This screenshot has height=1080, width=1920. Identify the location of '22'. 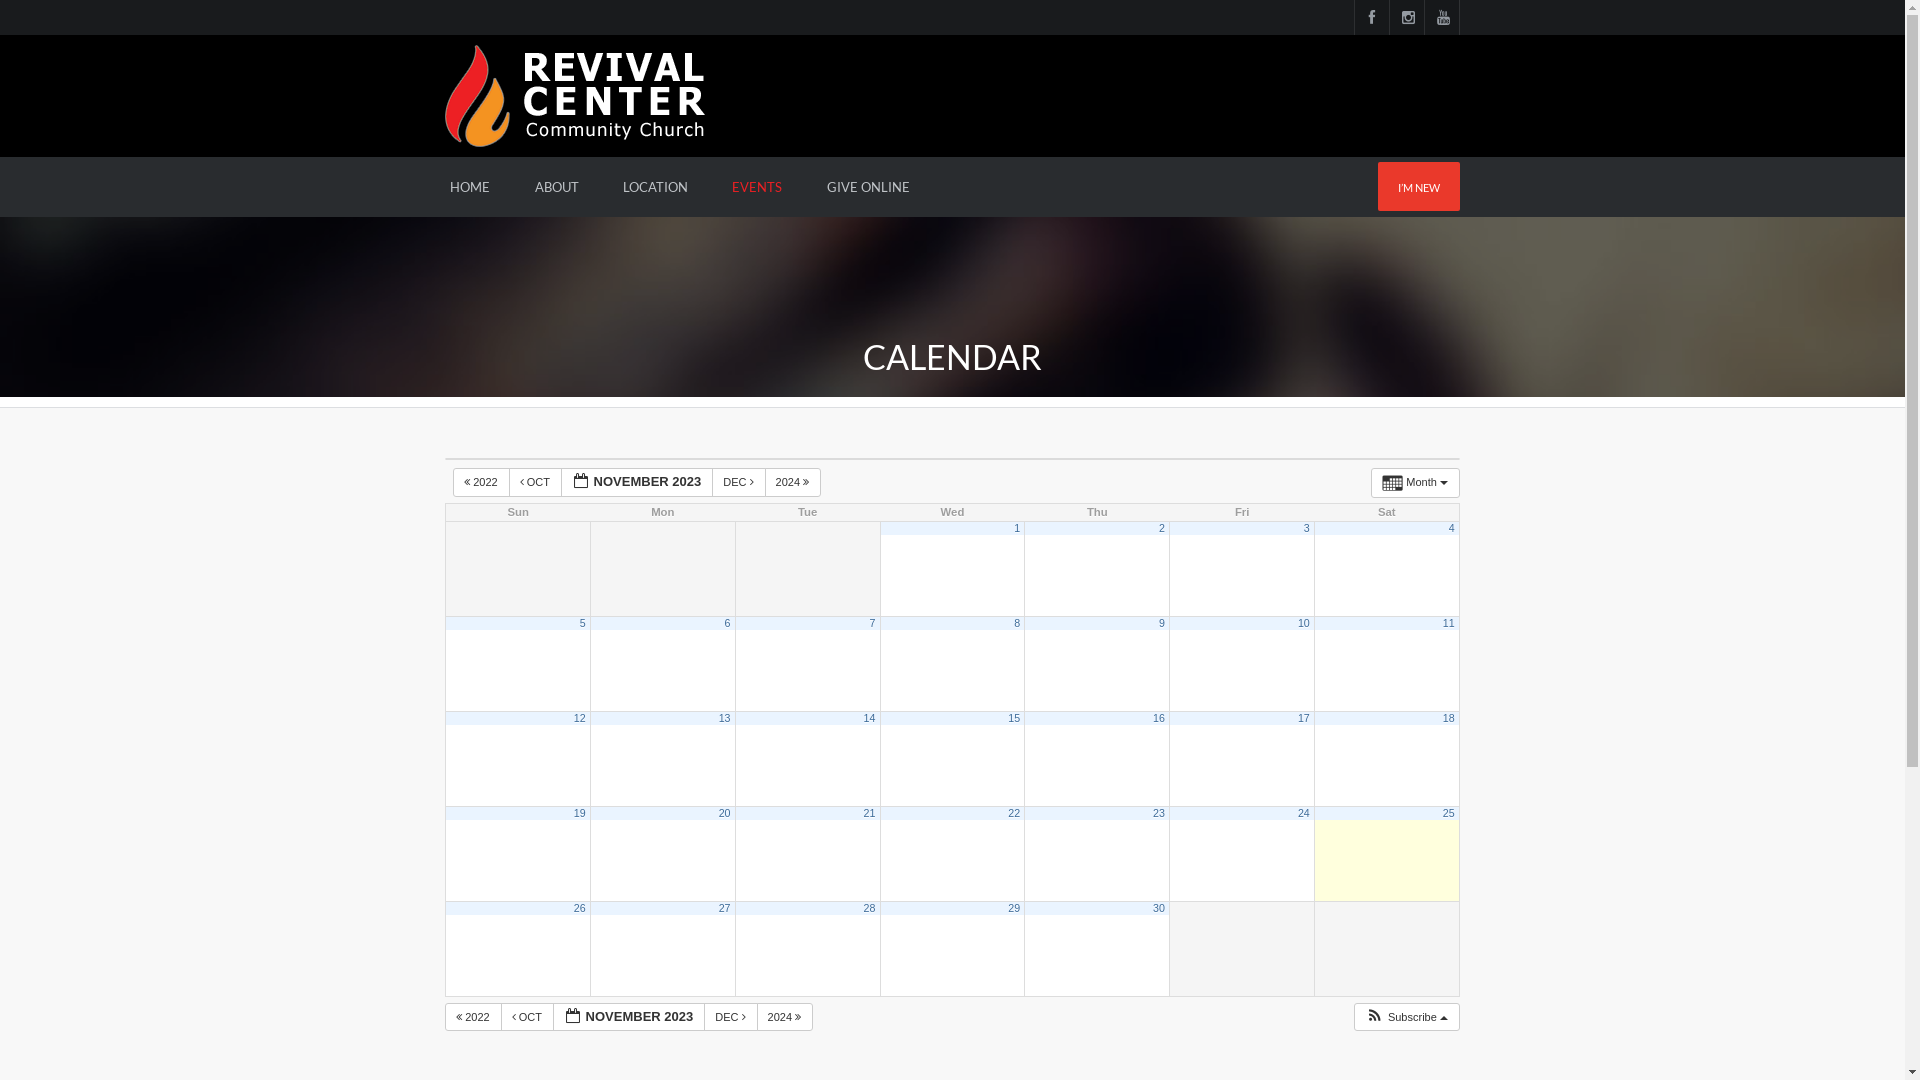
(1013, 813).